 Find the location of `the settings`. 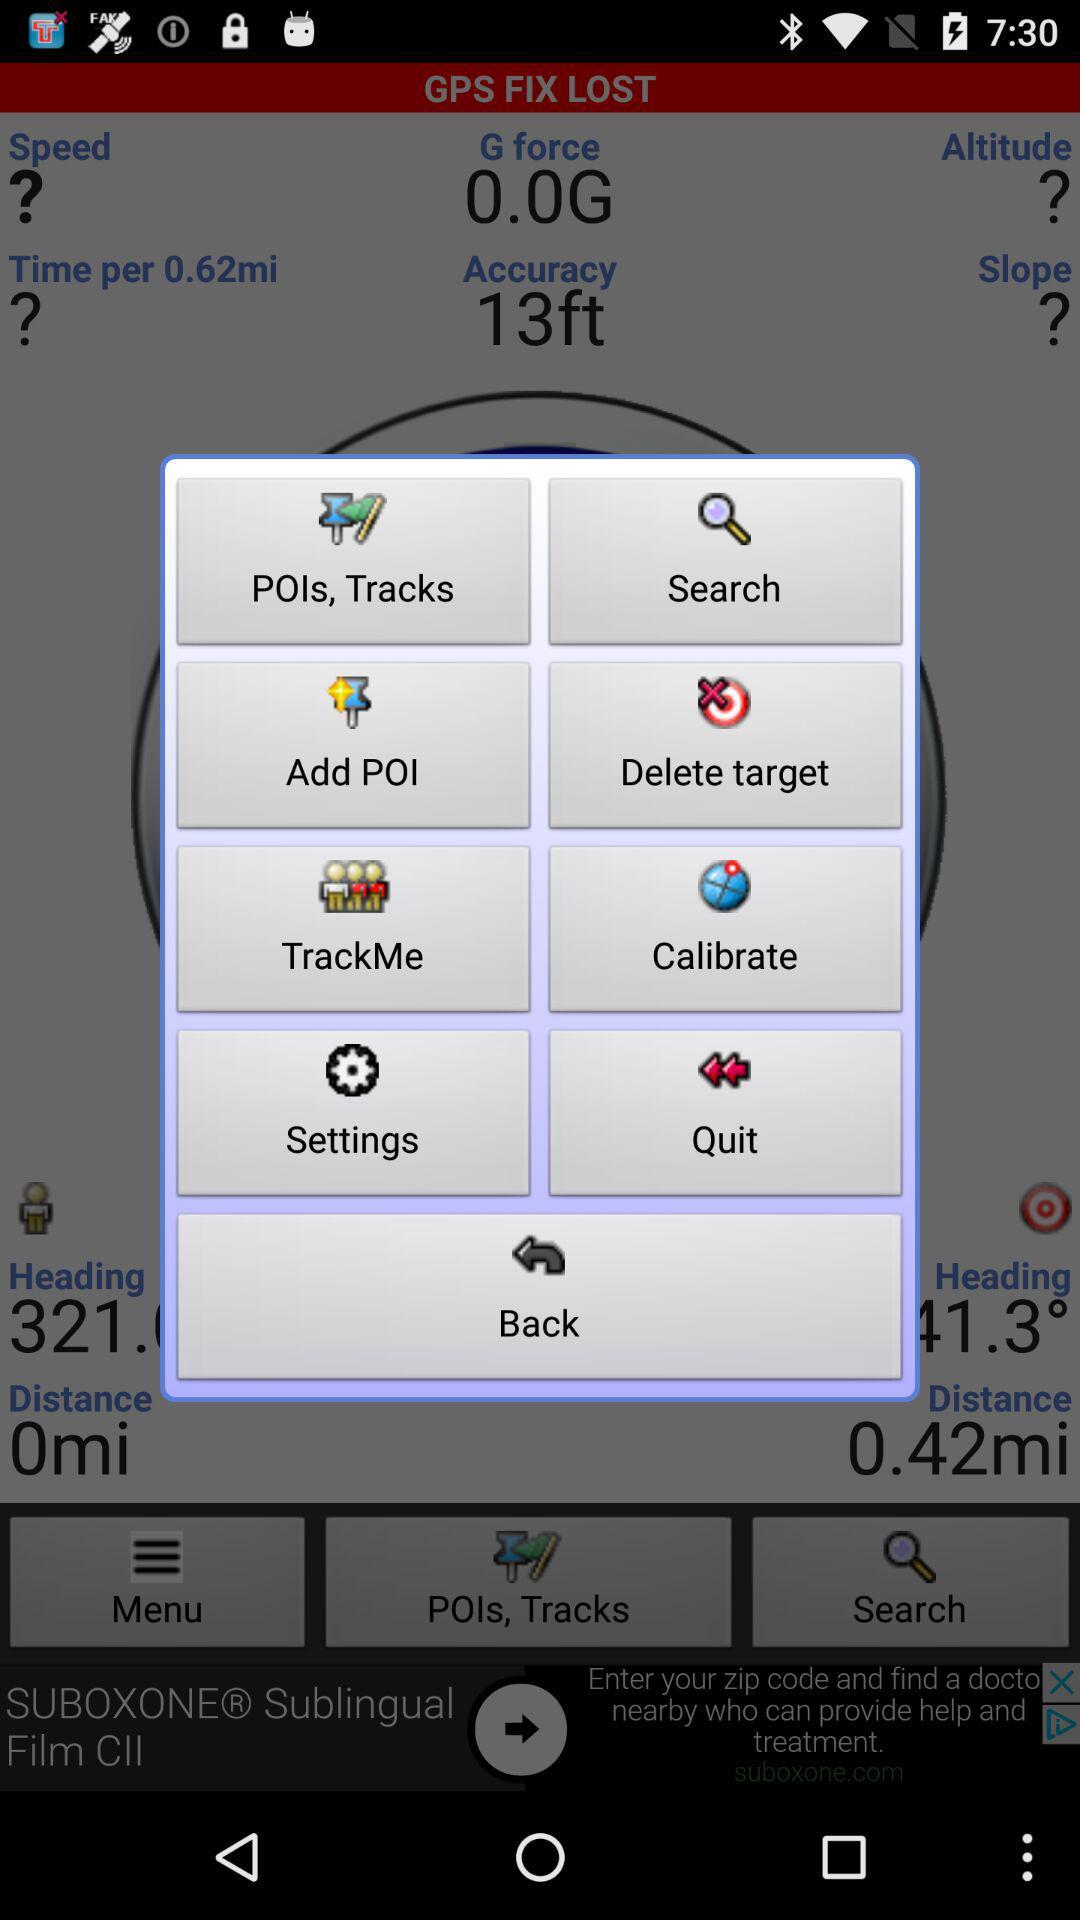

the settings is located at coordinates (353, 1117).